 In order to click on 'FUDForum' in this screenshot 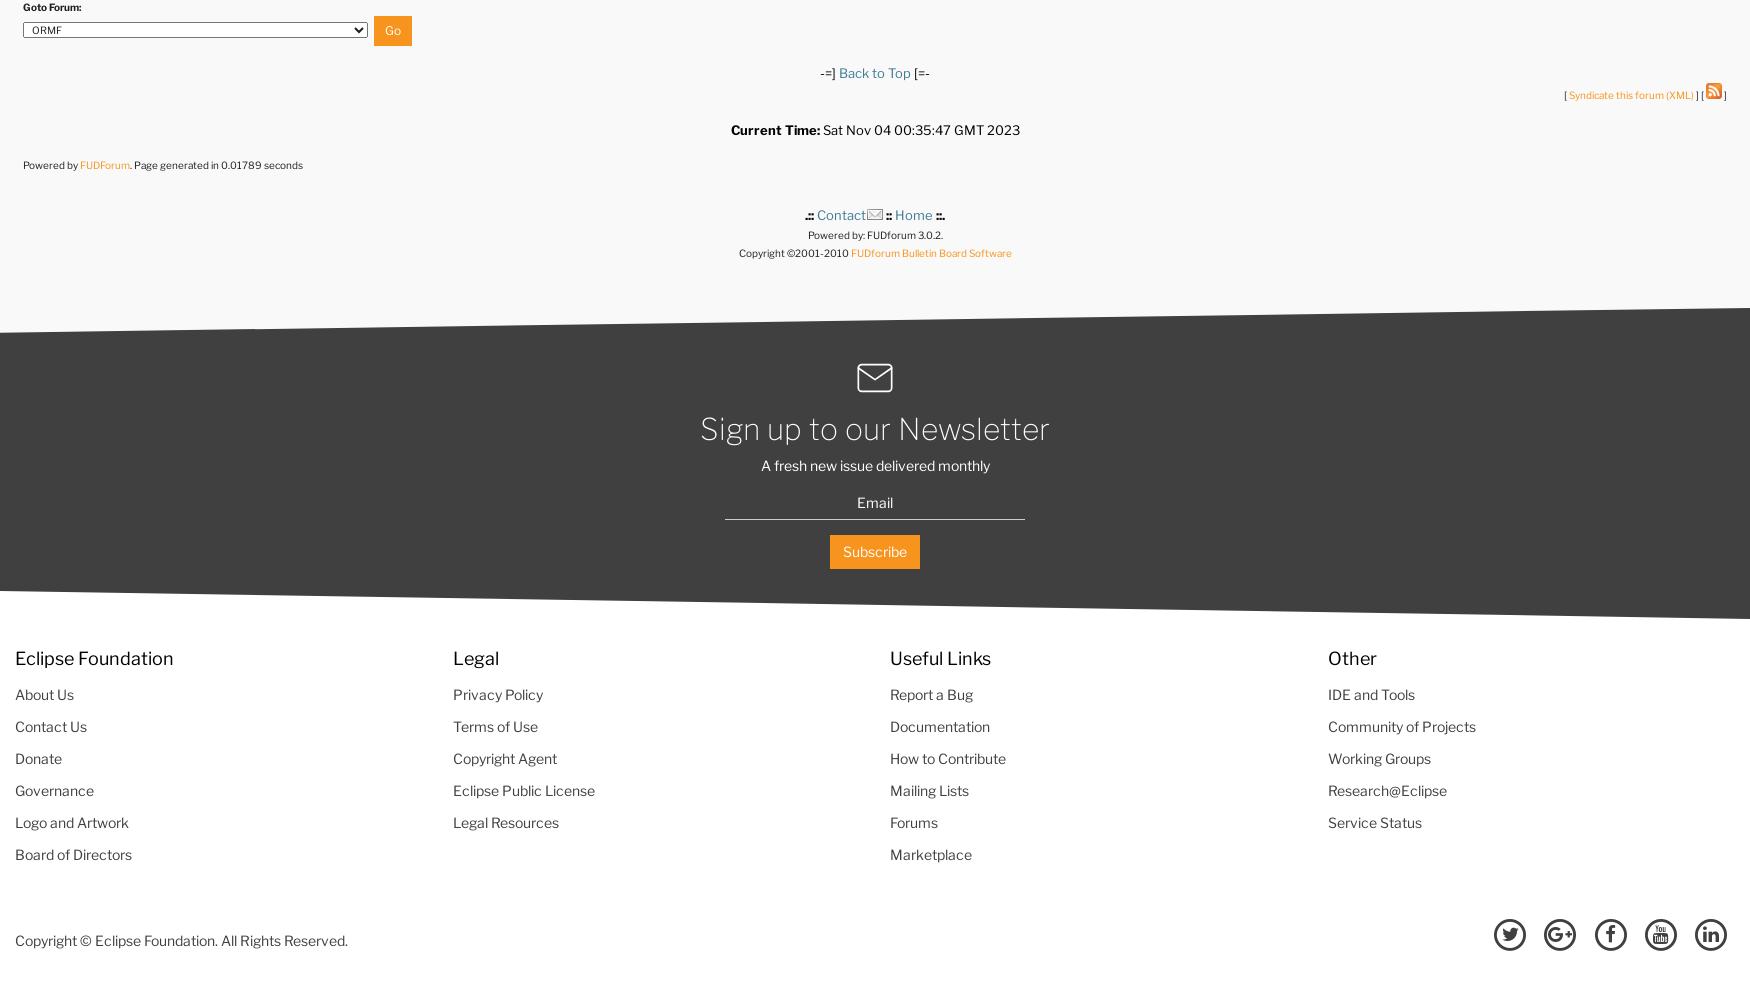, I will do `click(79, 163)`.